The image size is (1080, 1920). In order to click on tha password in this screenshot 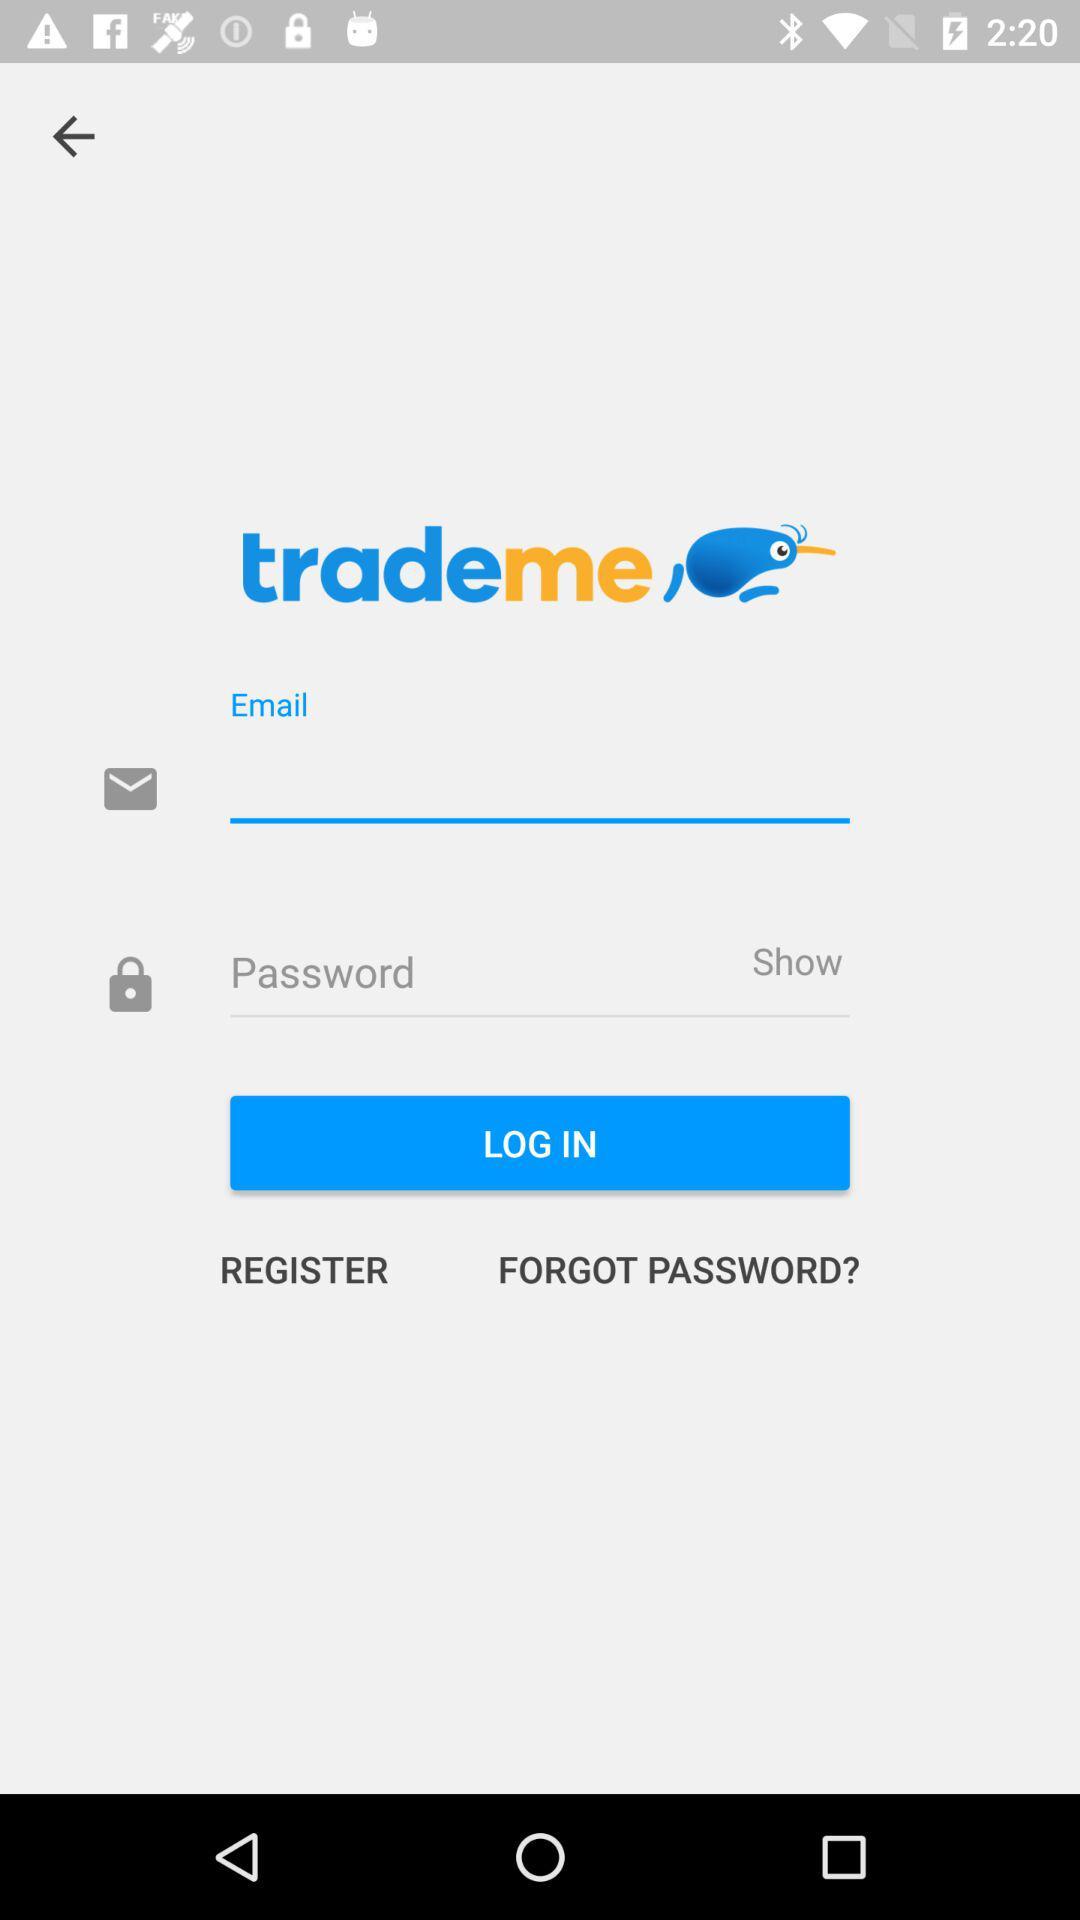, I will do `click(540, 974)`.